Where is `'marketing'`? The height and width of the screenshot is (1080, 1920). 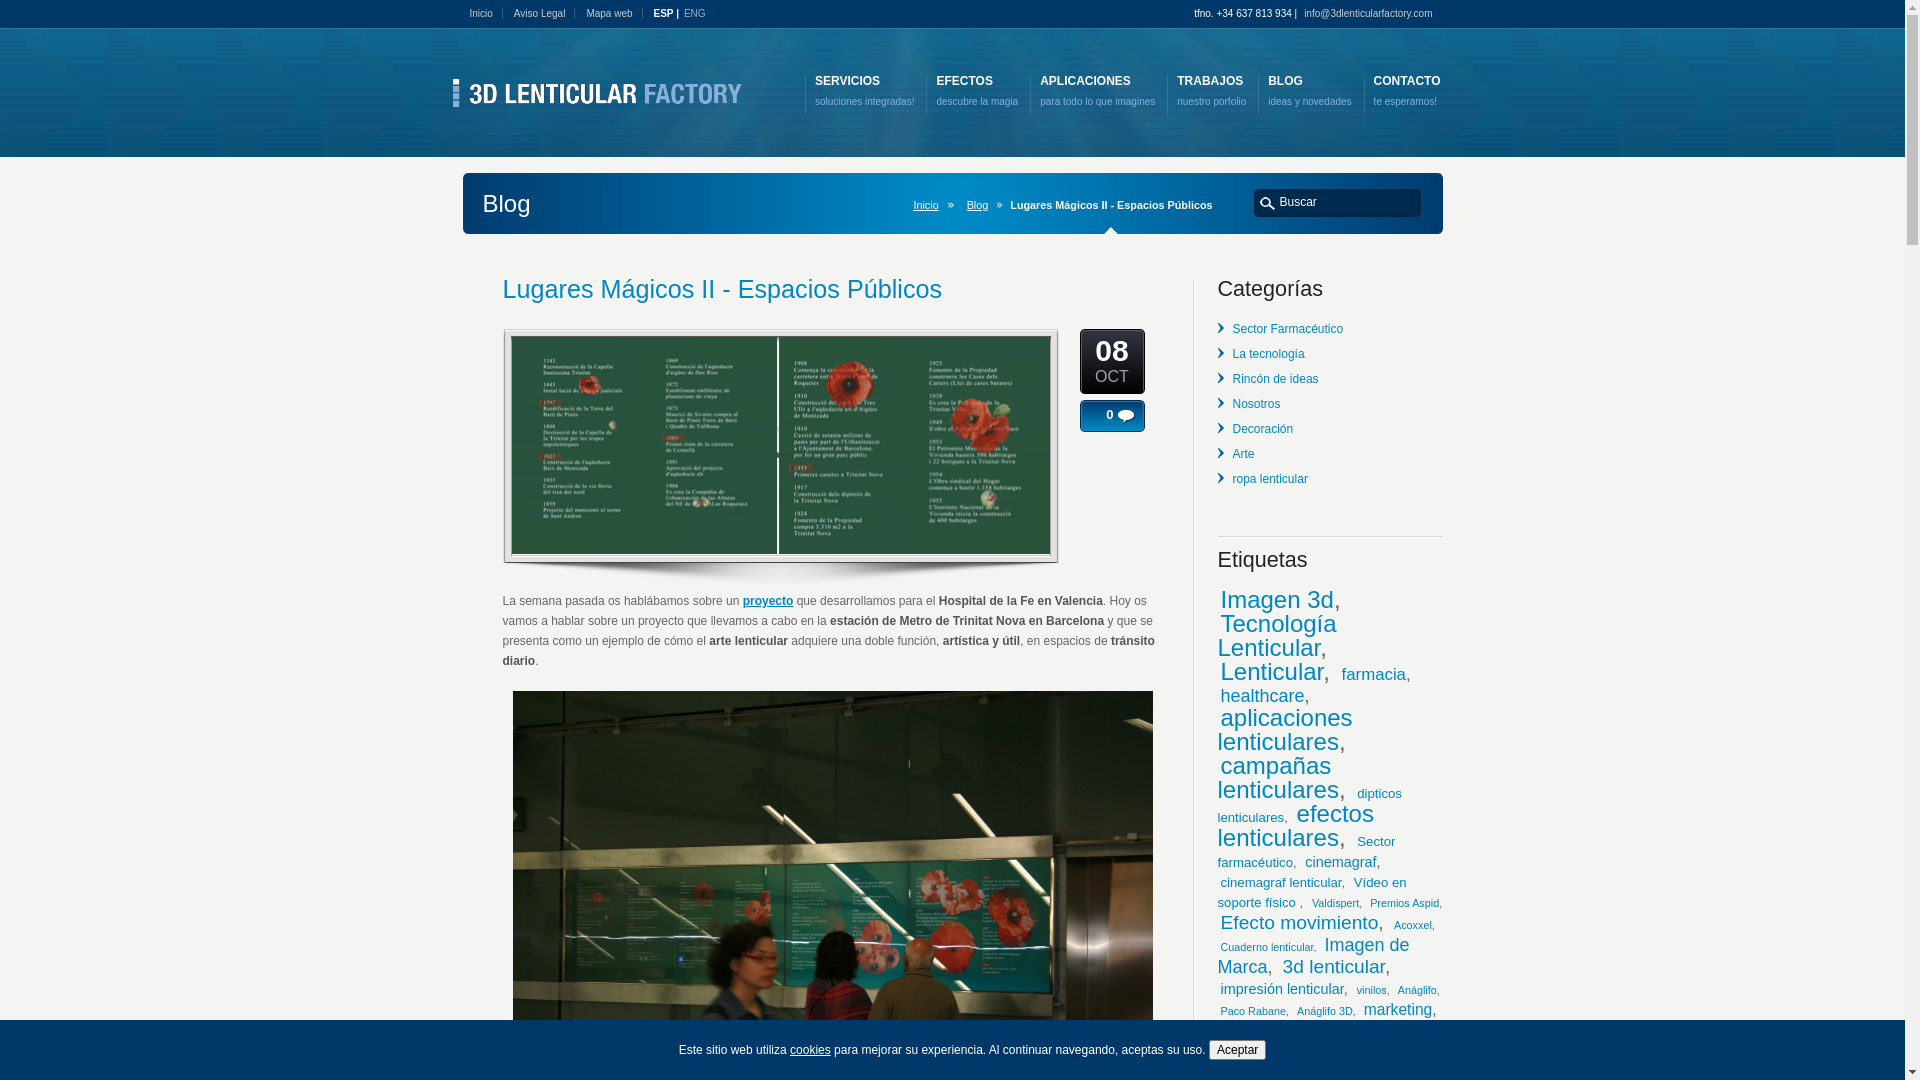 'marketing' is located at coordinates (1396, 1009).